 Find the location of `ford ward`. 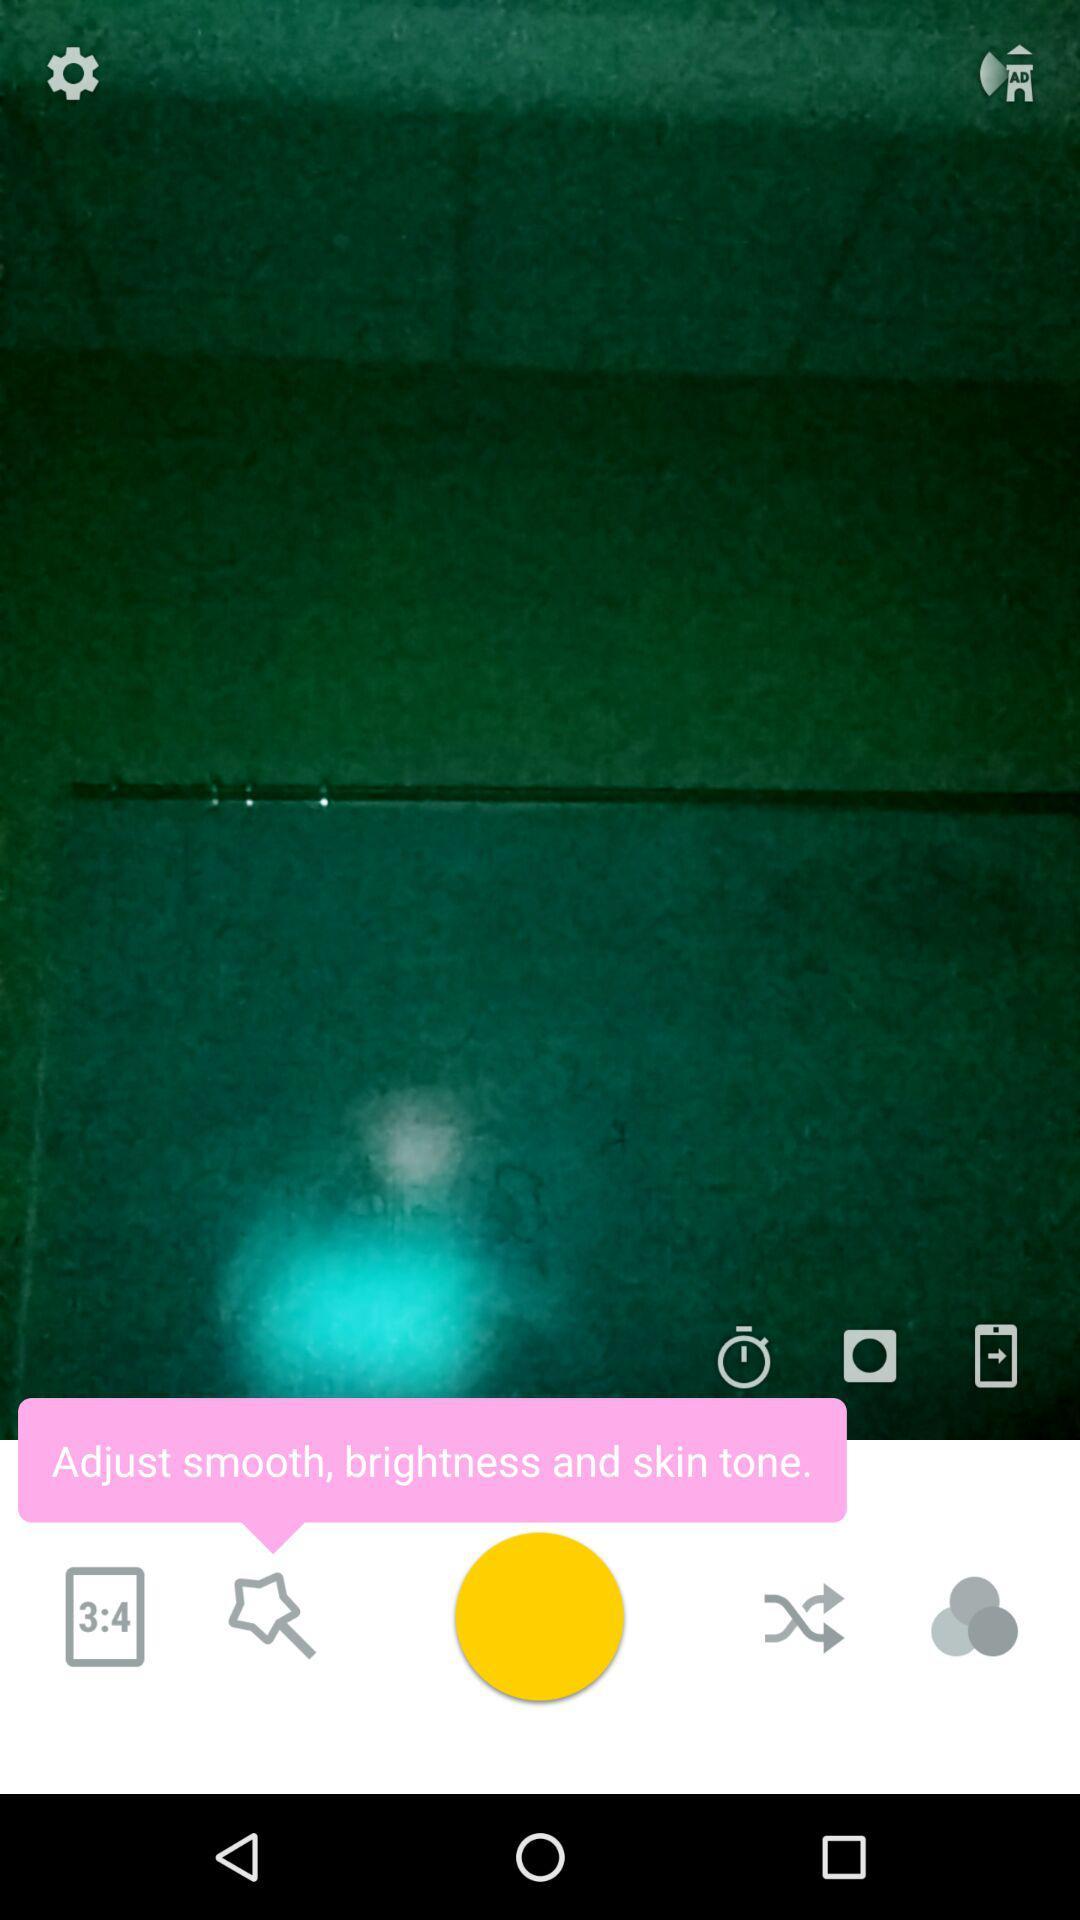

ford ward is located at coordinates (273, 1617).